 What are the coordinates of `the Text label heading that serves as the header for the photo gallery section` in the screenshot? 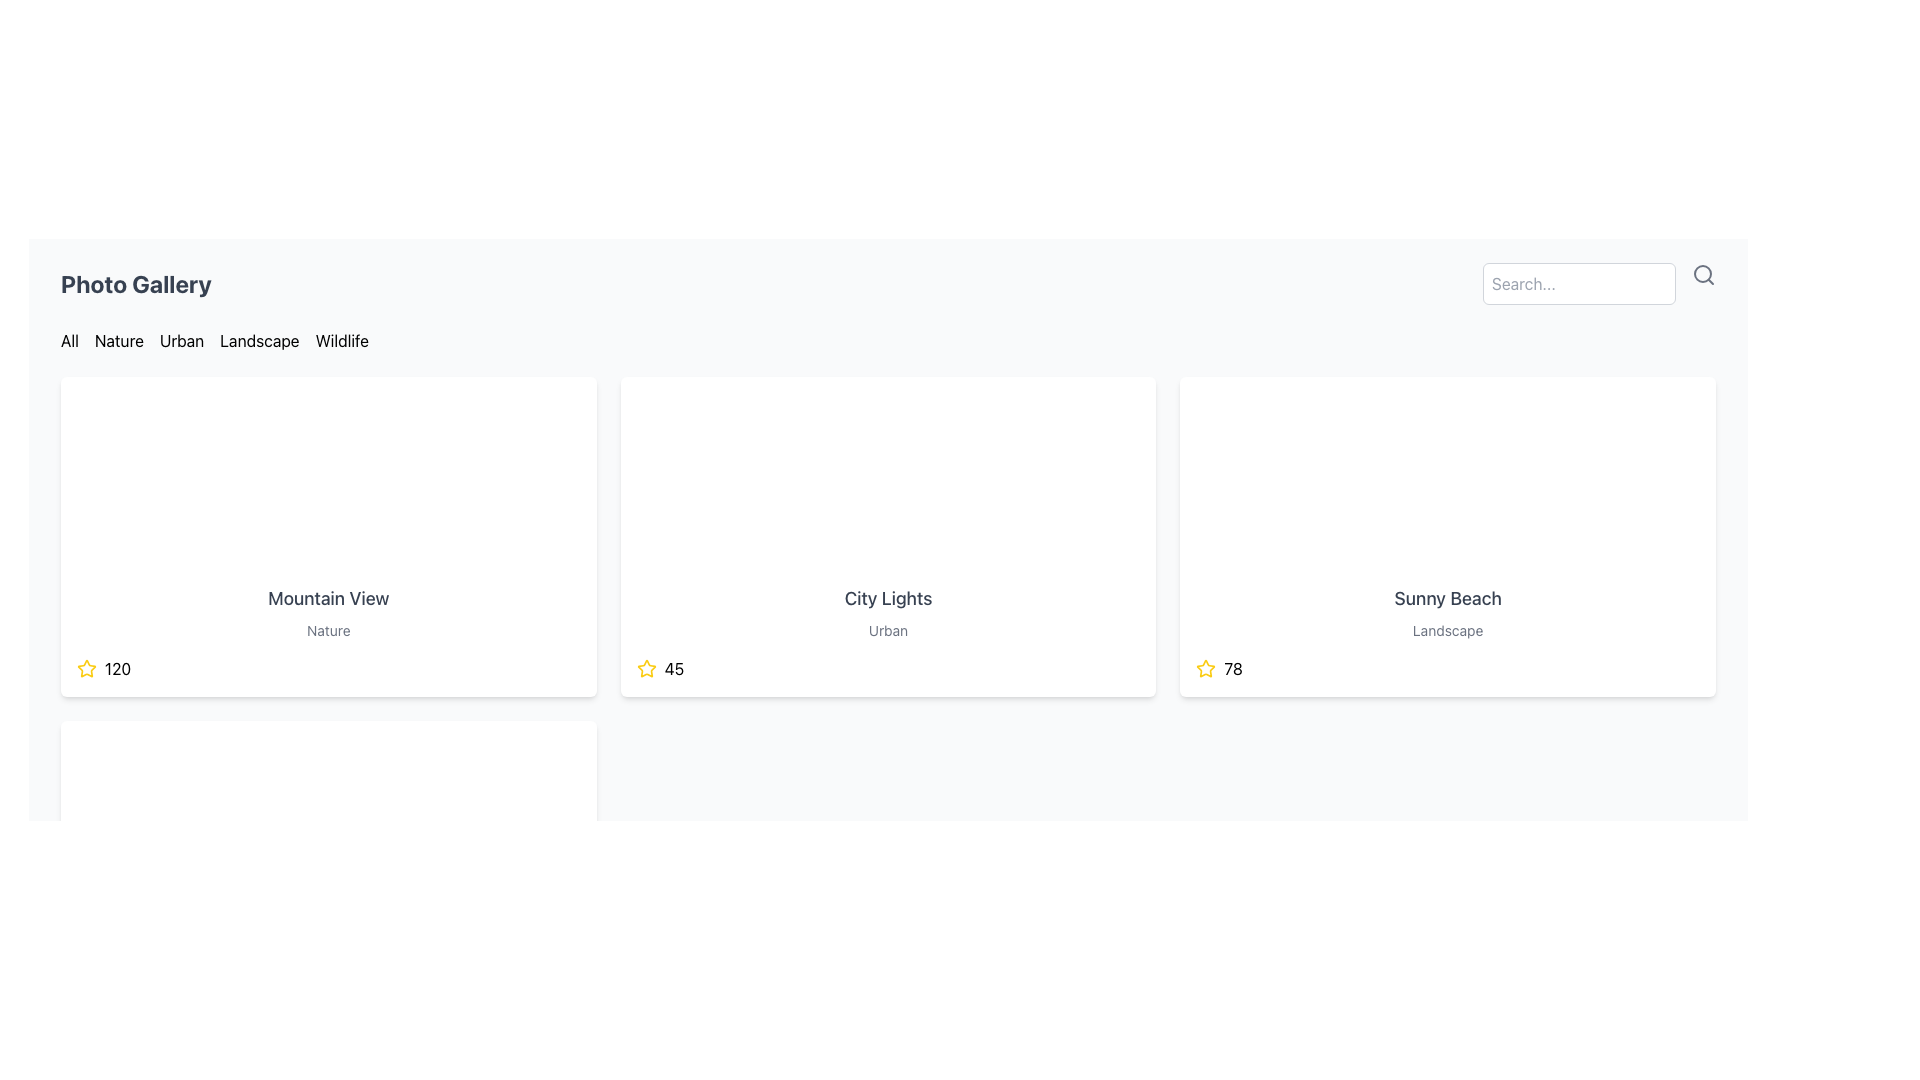 It's located at (135, 284).